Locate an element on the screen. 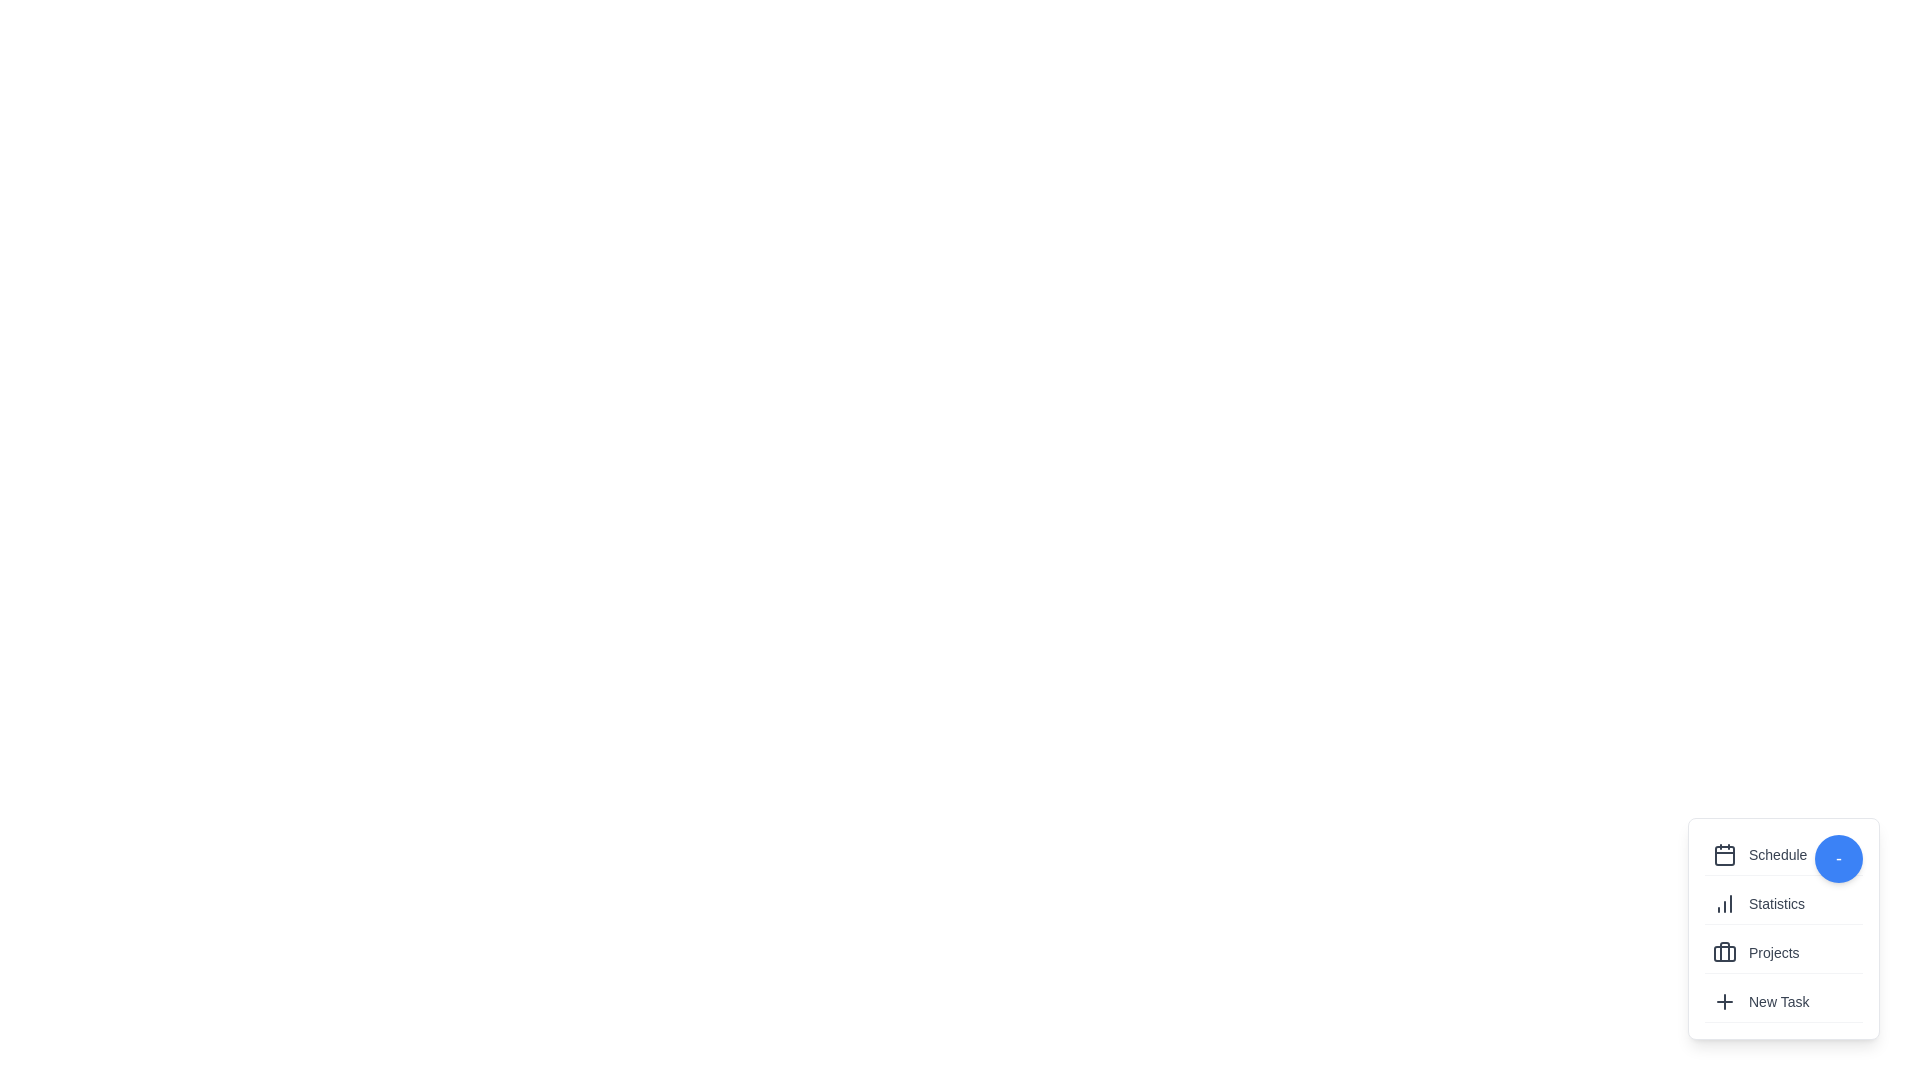 The image size is (1920, 1080). the 'Statistics' menu item, which is an interactive option located below the 'Schedule' menu item and above the 'Projects' menu item is located at coordinates (1784, 903).